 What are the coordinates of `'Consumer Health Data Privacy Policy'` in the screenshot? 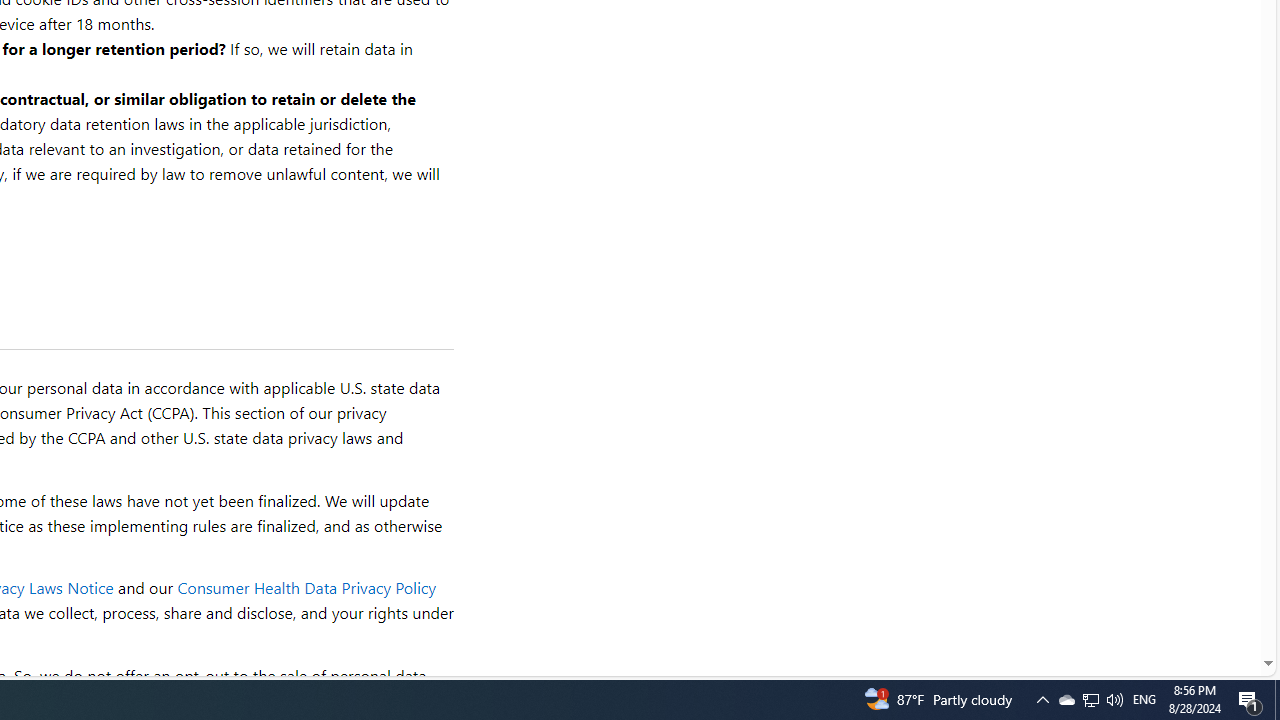 It's located at (305, 586).